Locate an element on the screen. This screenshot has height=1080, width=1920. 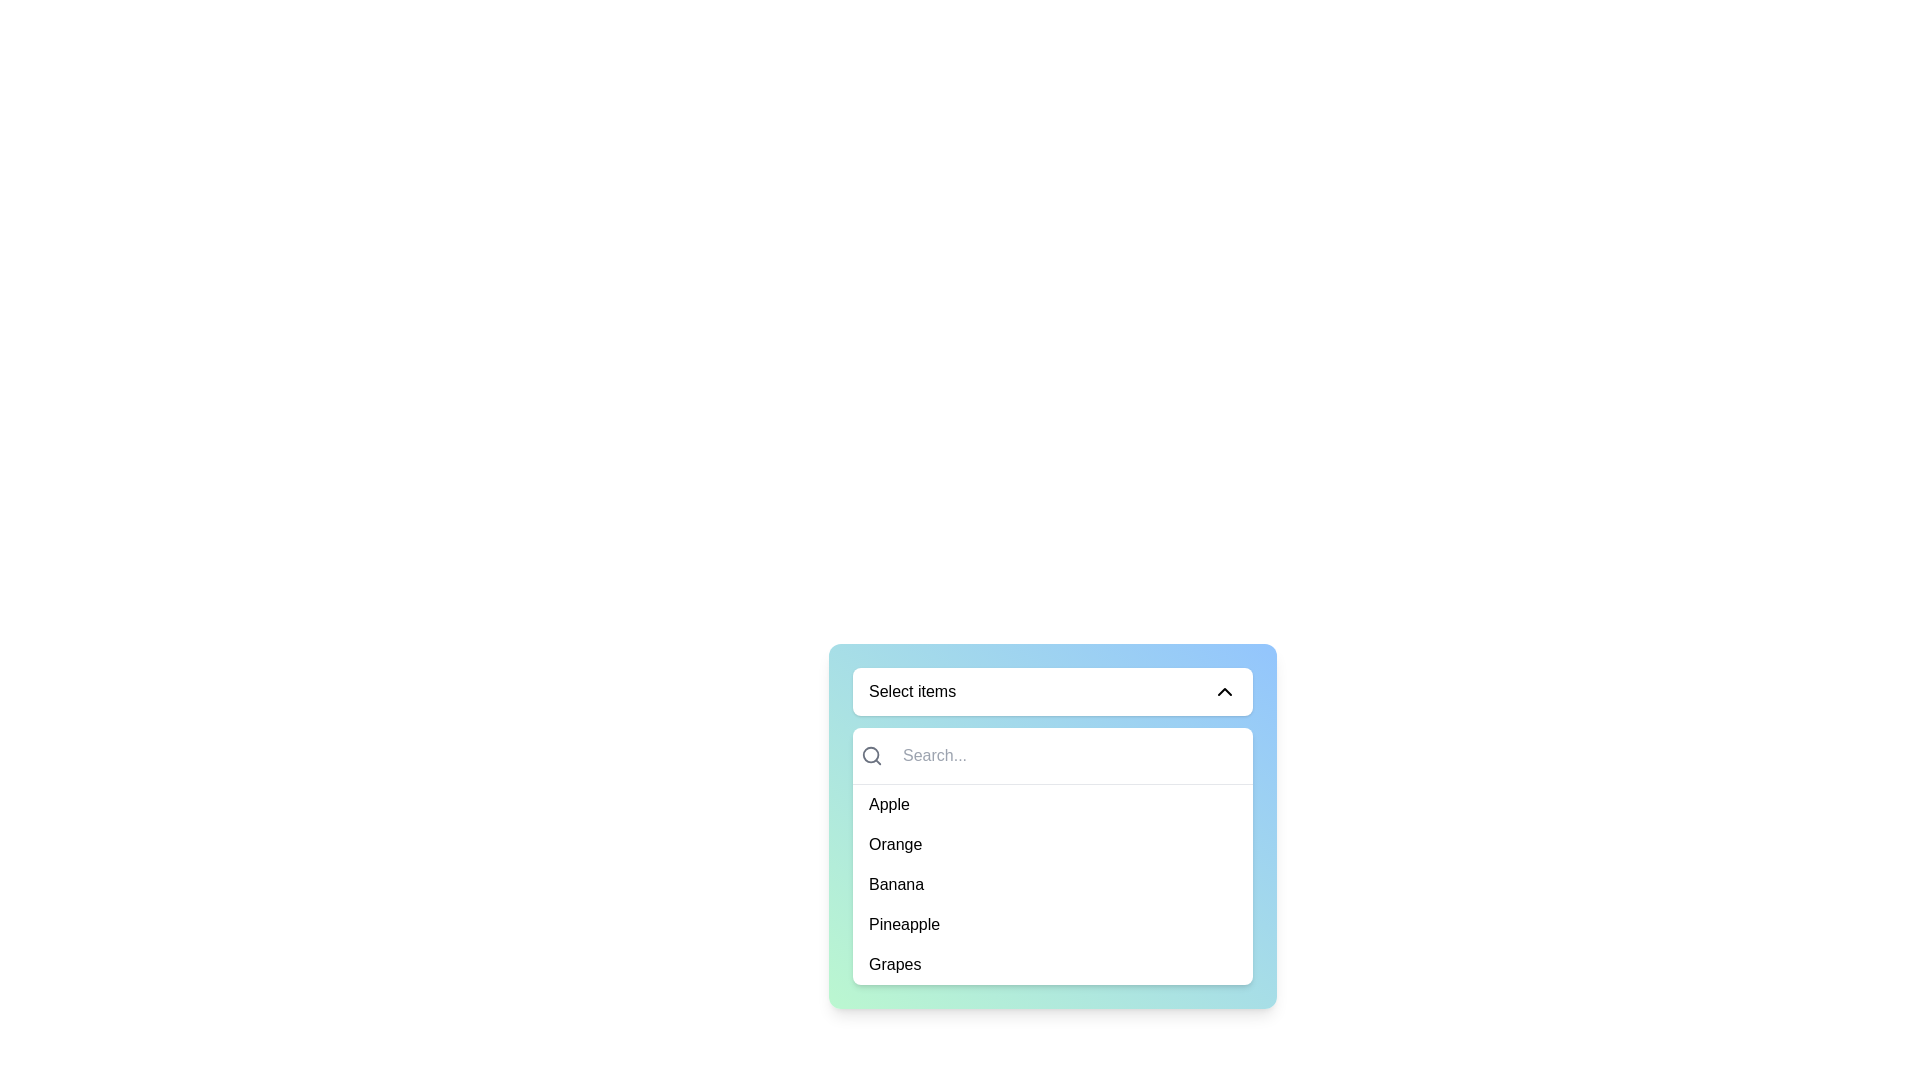
the static text label displaying 'Pineapple' in the dropdown list, which is the fourth item in a vertical selection of options is located at coordinates (903, 925).